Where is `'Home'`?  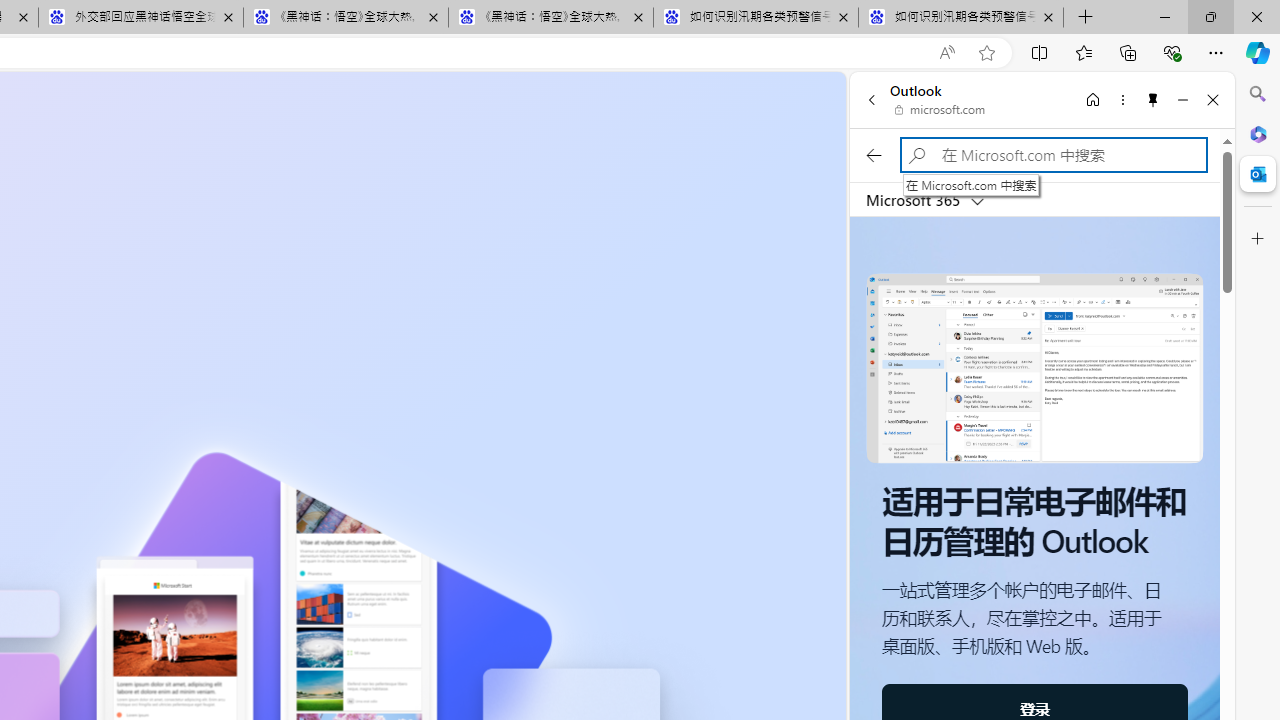
'Home' is located at coordinates (1092, 99).